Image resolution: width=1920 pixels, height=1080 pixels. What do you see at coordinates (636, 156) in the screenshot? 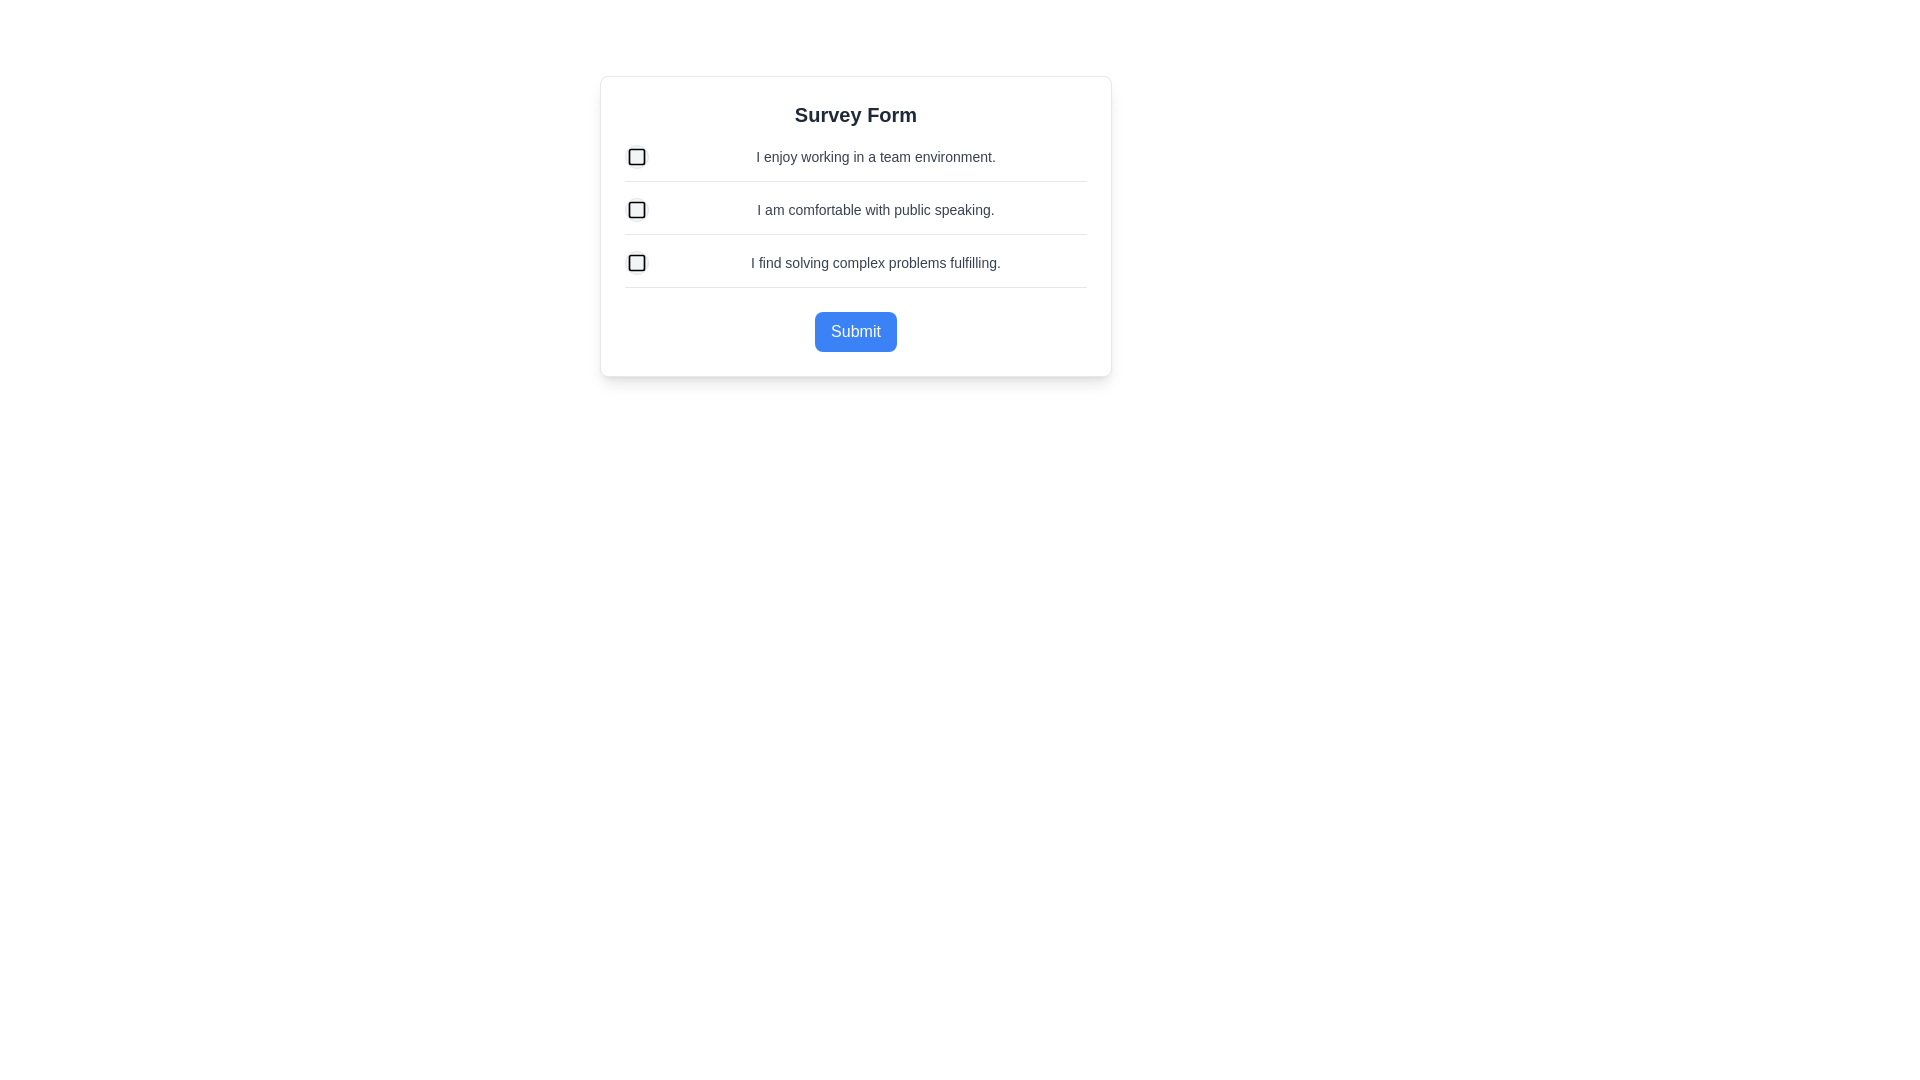
I see `the Checkbox icon located to the left of the text 'I enjoy working in a team environment'` at bounding box center [636, 156].